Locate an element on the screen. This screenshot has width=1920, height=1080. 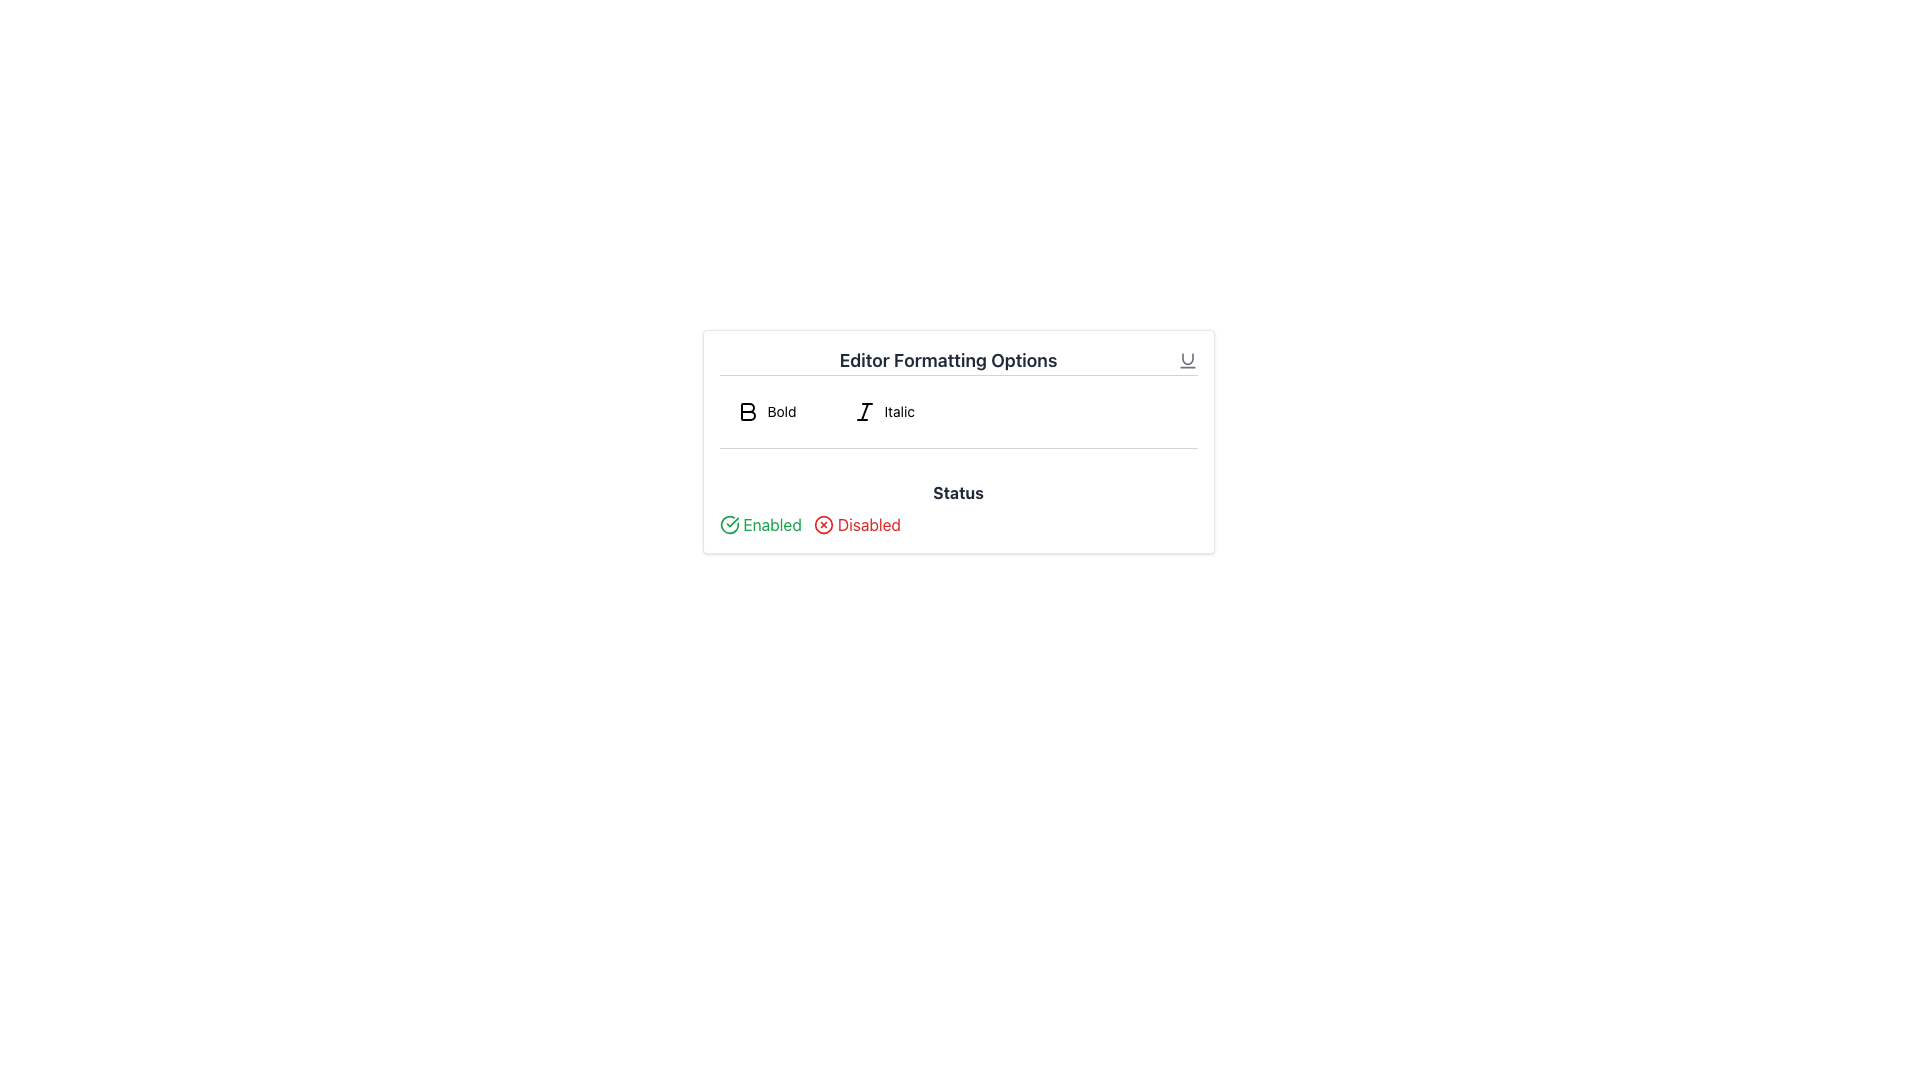
the checkmark icon that indicates an 'Enabled' status, located to the left of the 'Enabled' text label in the lower section of the layout under the 'Status' header is located at coordinates (728, 523).